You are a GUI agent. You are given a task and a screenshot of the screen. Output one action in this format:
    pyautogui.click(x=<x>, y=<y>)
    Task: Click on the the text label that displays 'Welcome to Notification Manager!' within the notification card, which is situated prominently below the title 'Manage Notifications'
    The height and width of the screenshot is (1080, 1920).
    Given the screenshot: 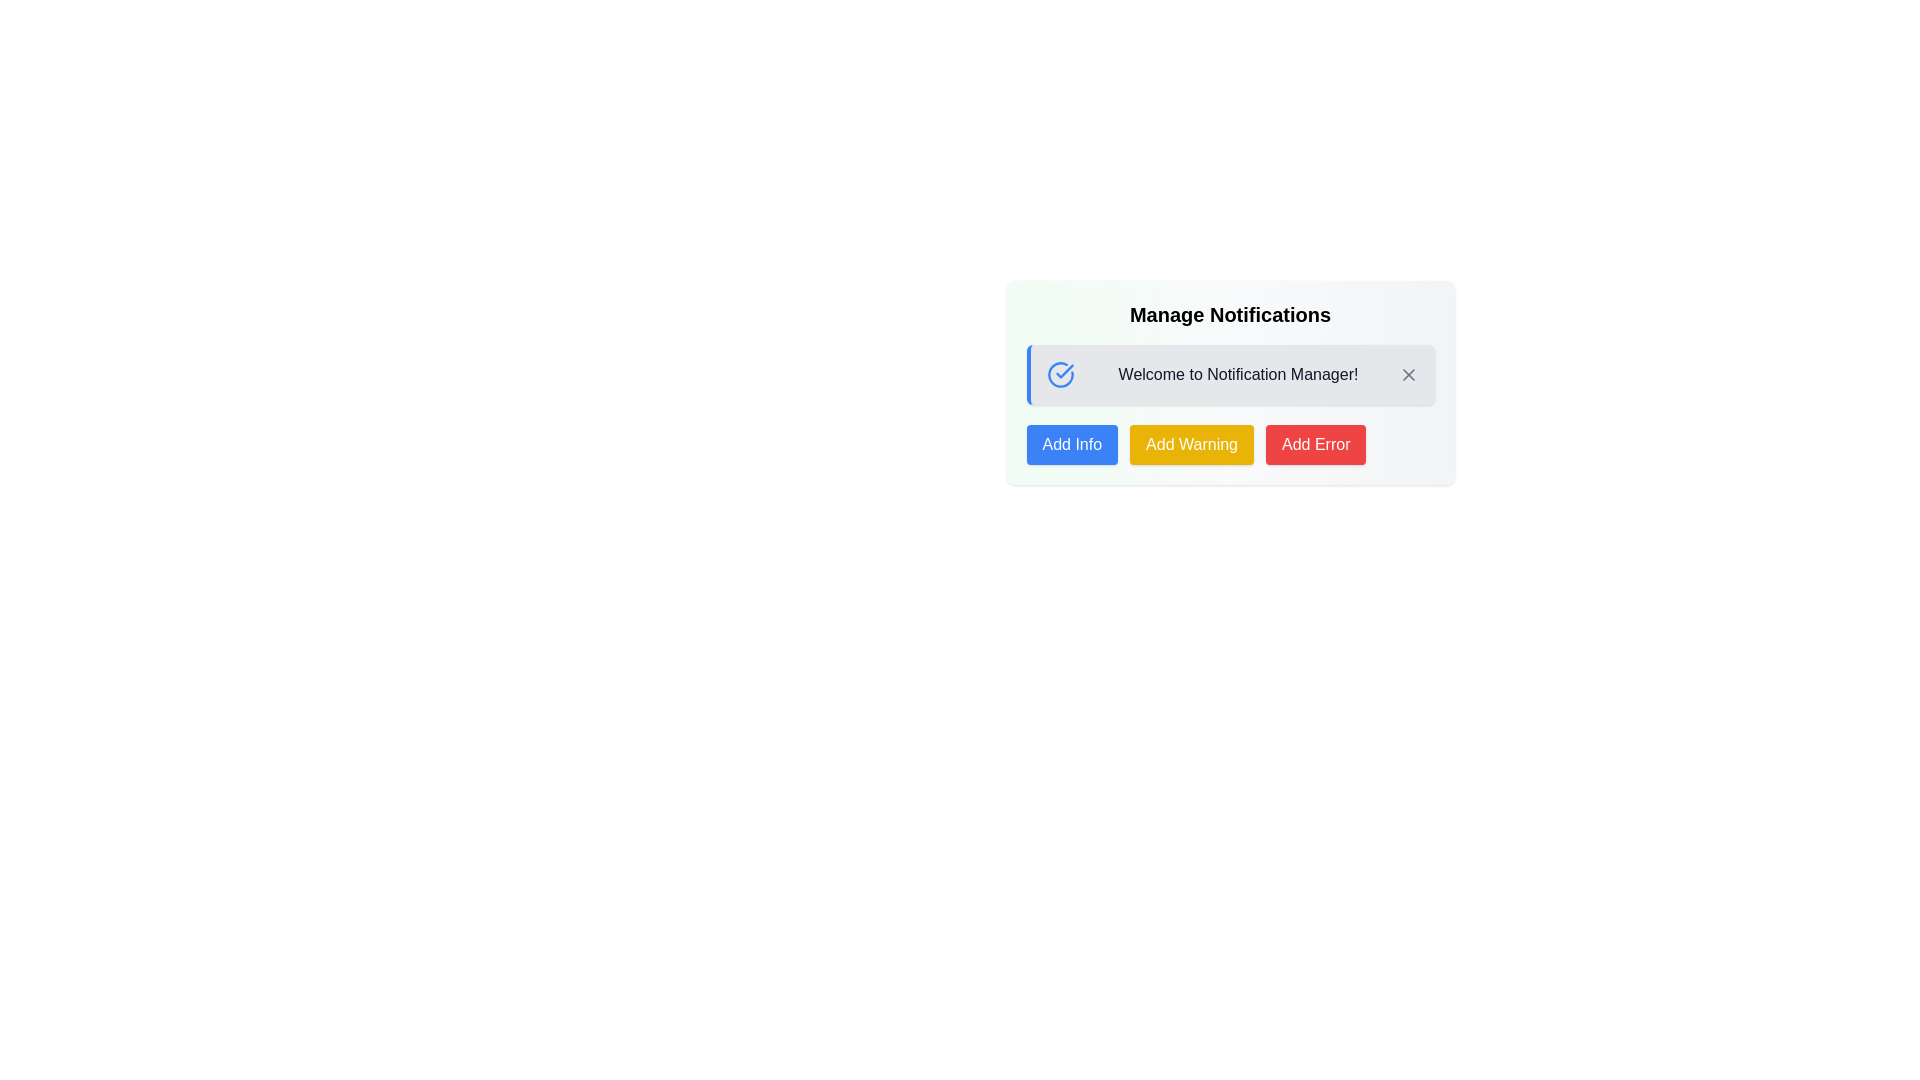 What is the action you would take?
    pyautogui.click(x=1237, y=374)
    